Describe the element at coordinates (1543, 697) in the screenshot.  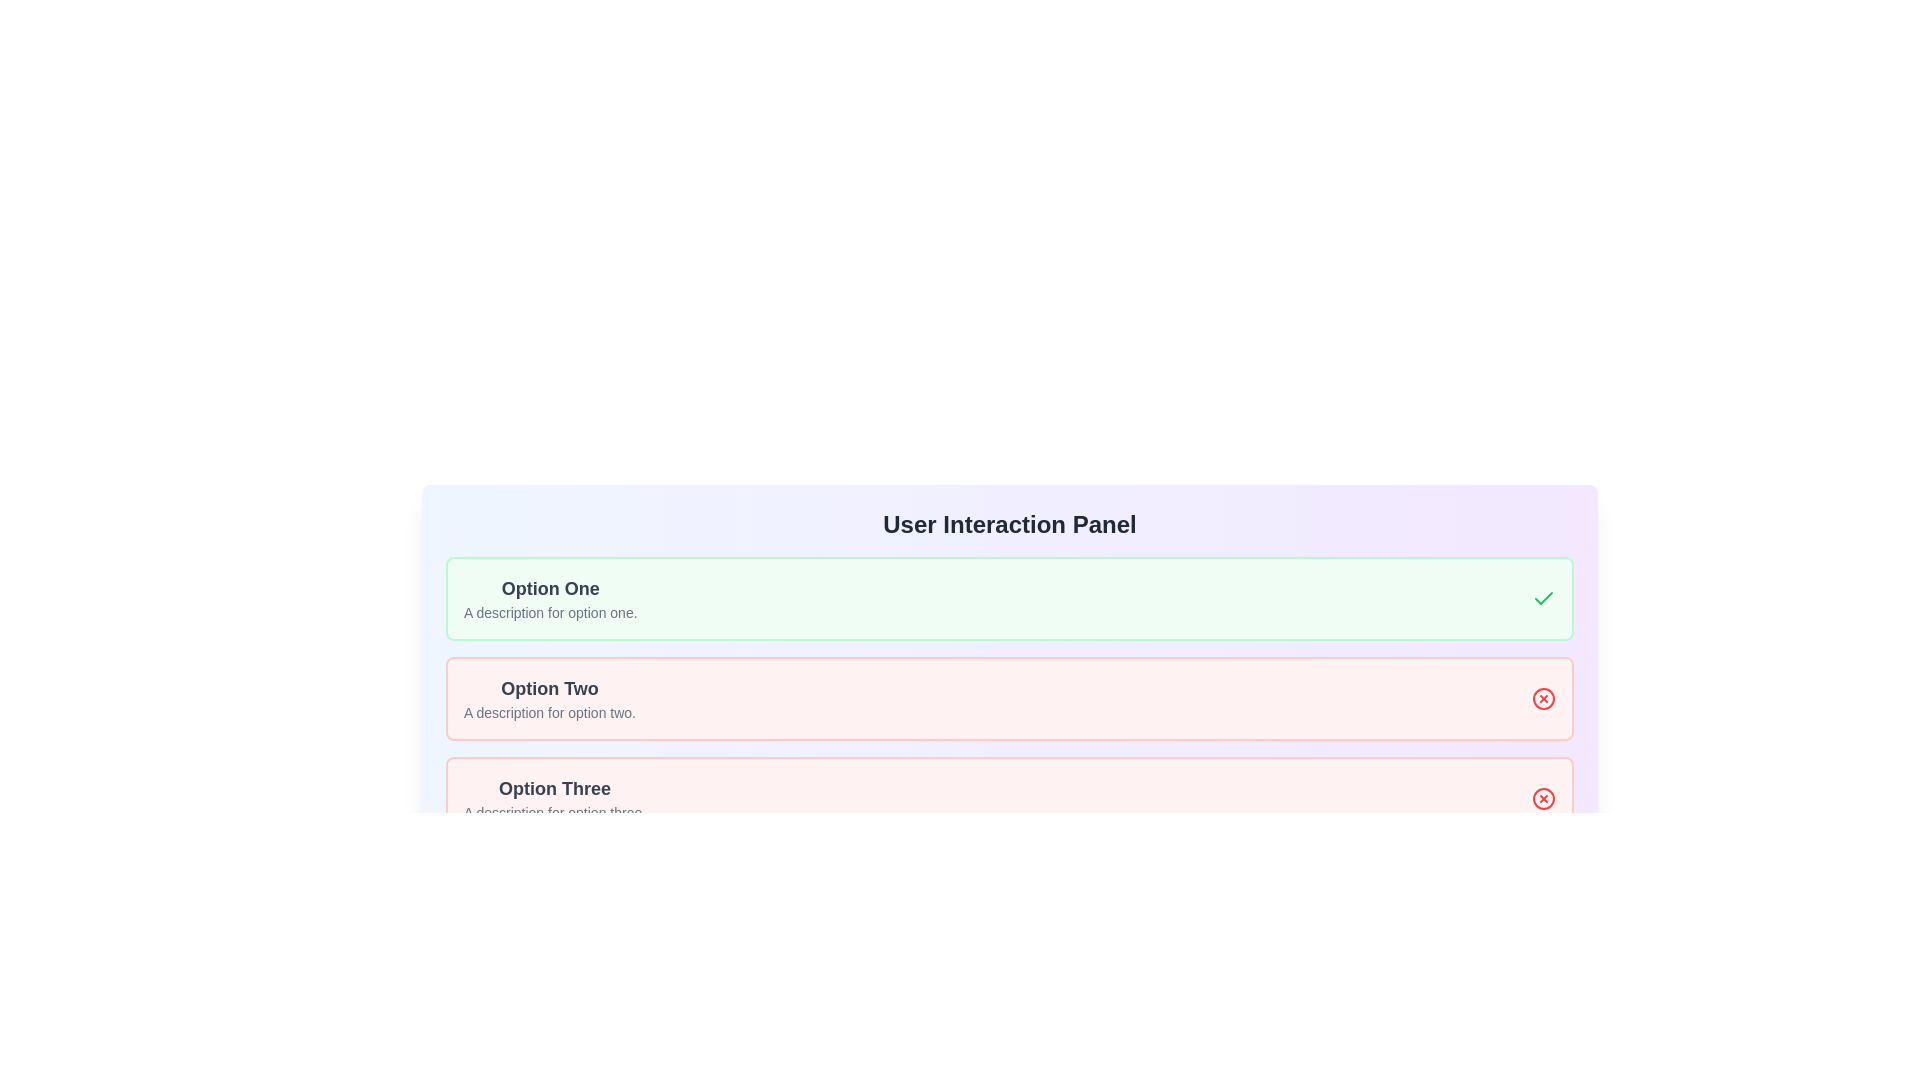
I see `the SVG circle element, which is part of an icon located in the second option of a panel, positioned towards the right side of the option box` at that location.